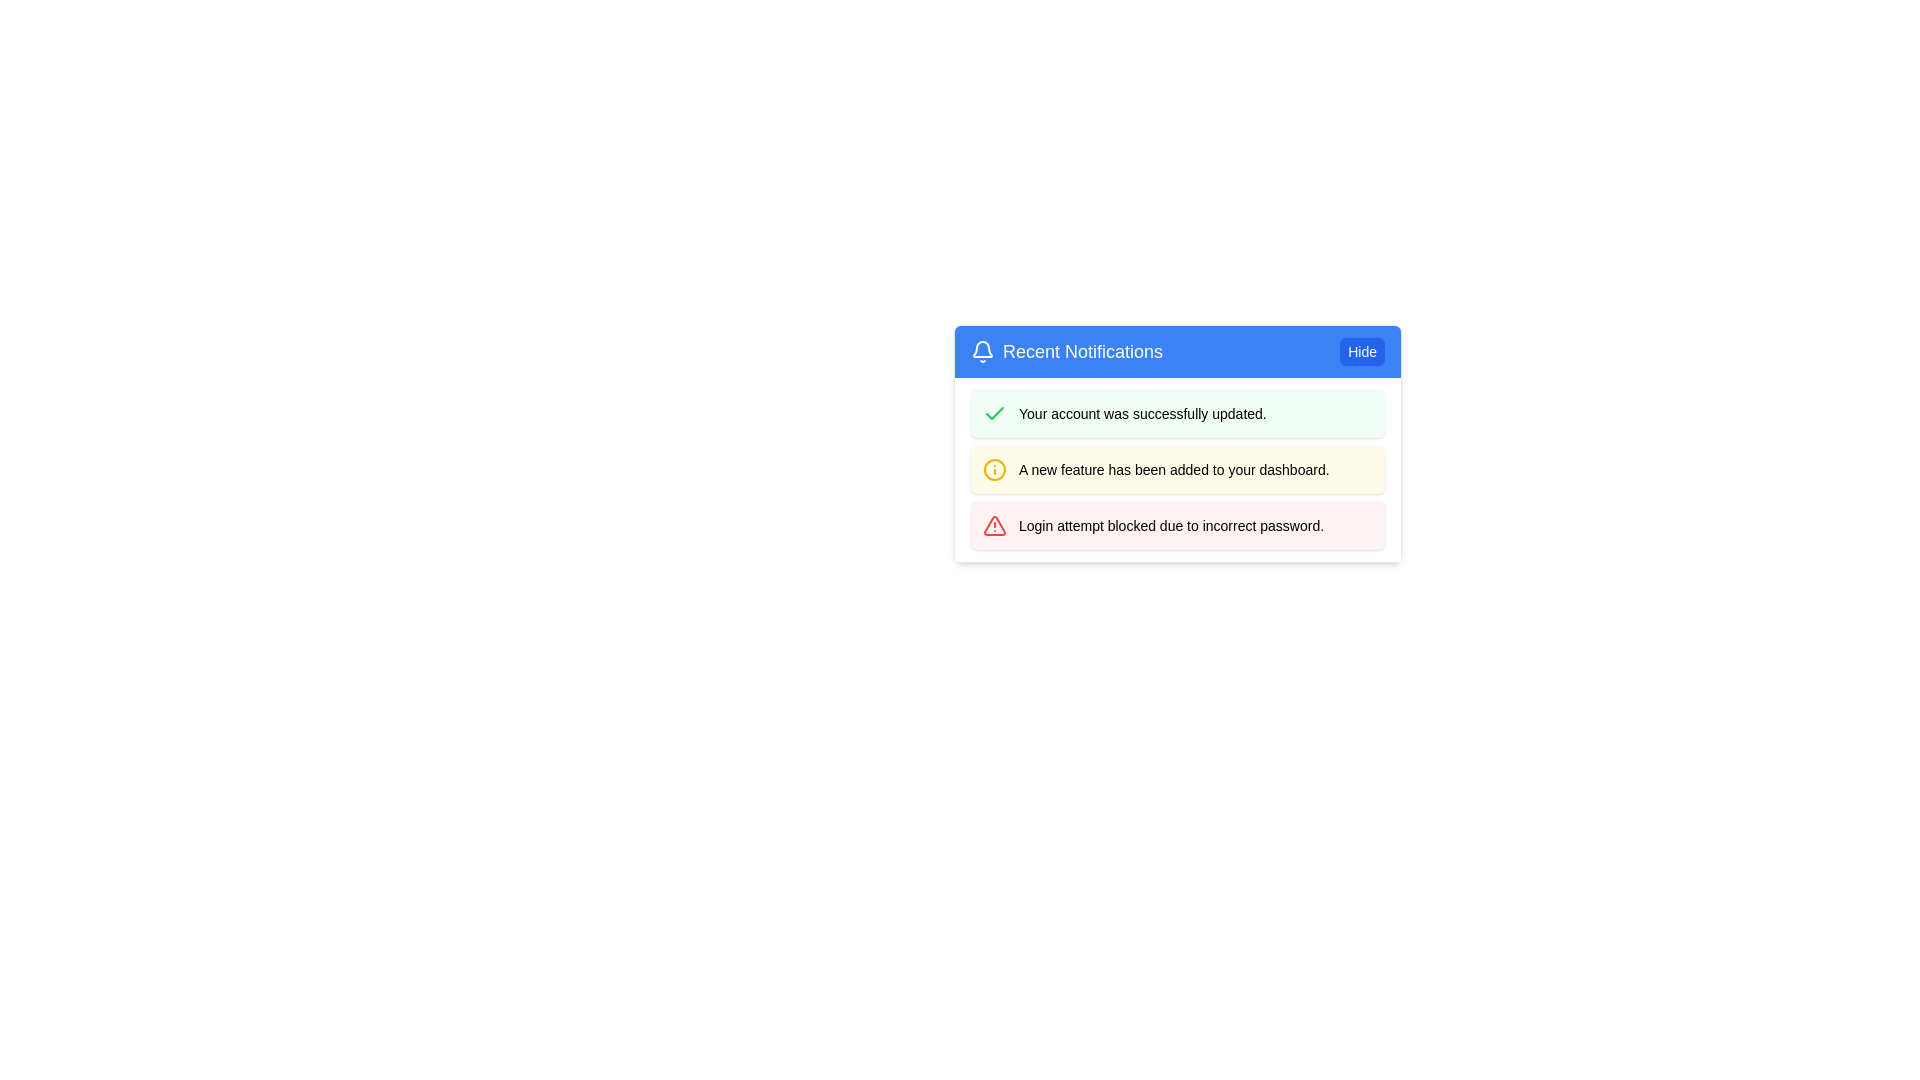  Describe the element at coordinates (983, 350) in the screenshot. I see `the bell-shaped notification icon` at that location.